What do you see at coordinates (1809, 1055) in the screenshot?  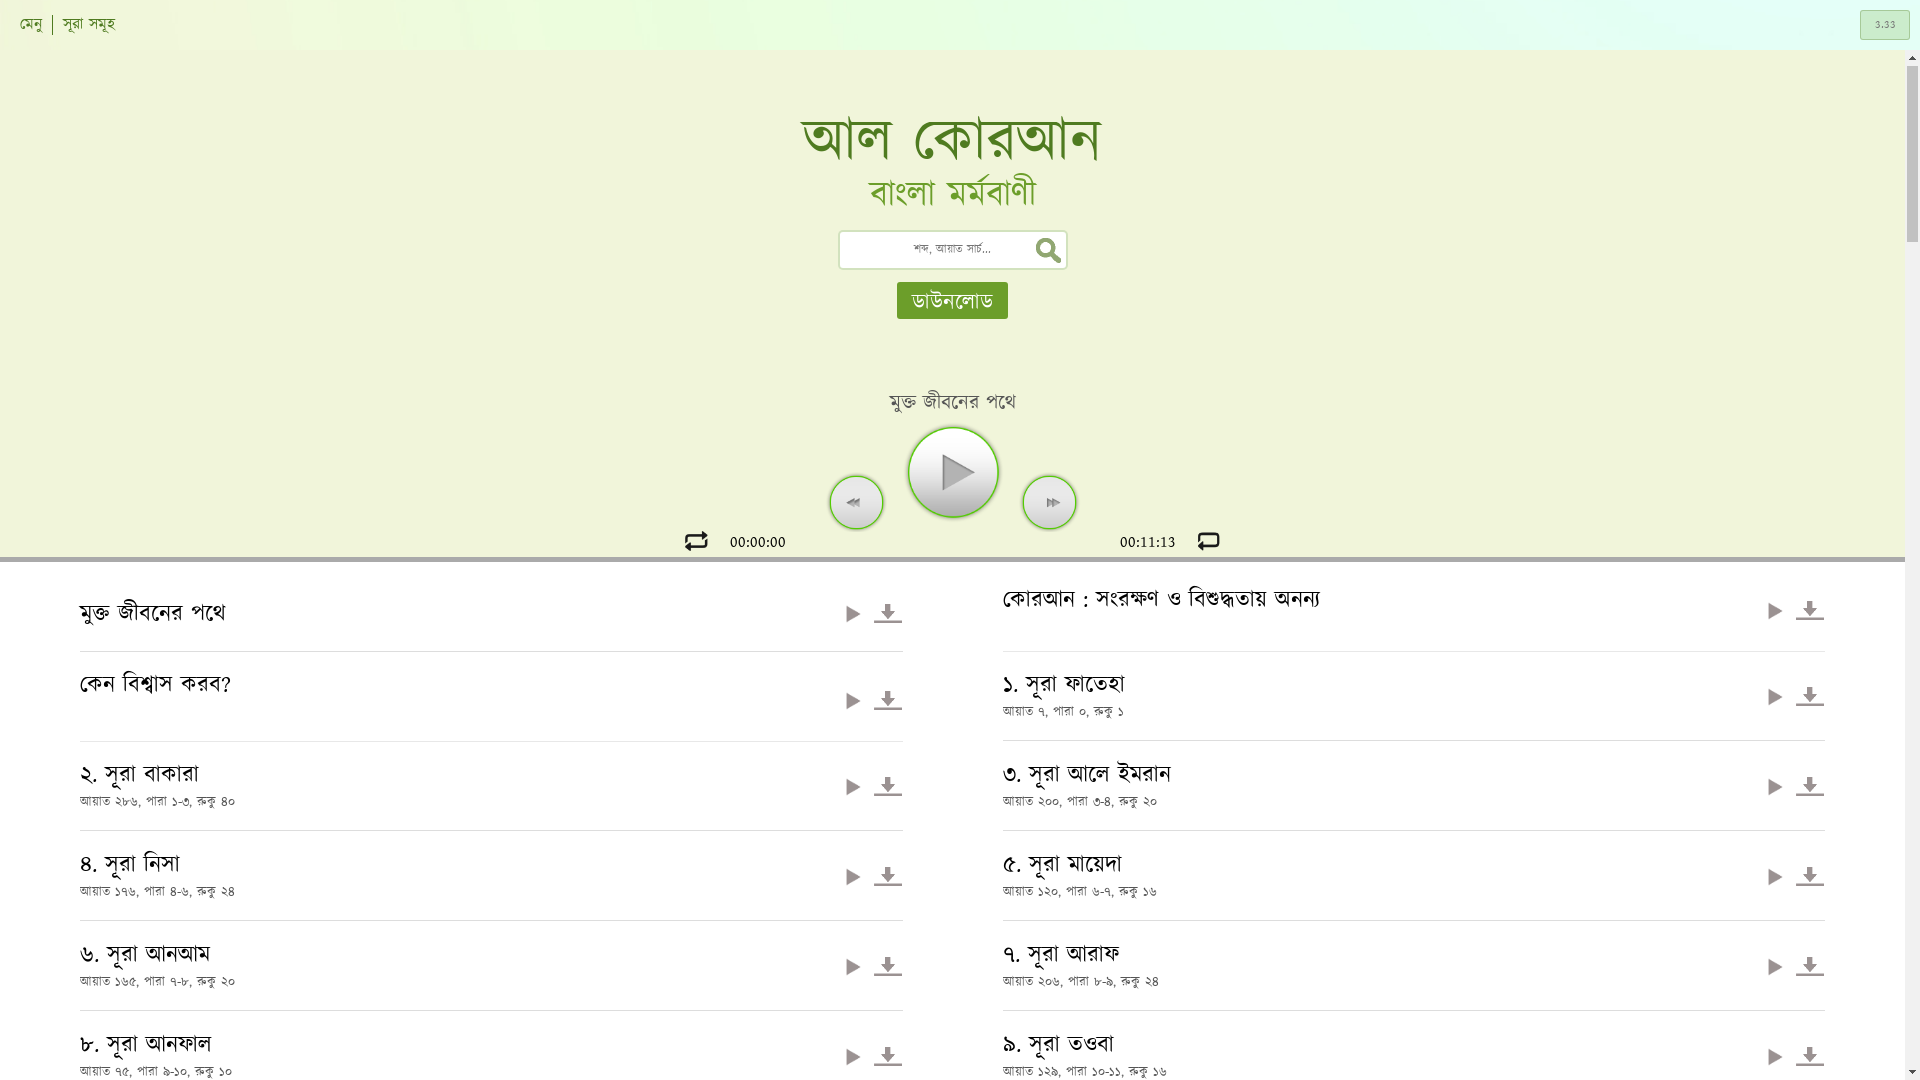 I see `'Download'` at bounding box center [1809, 1055].